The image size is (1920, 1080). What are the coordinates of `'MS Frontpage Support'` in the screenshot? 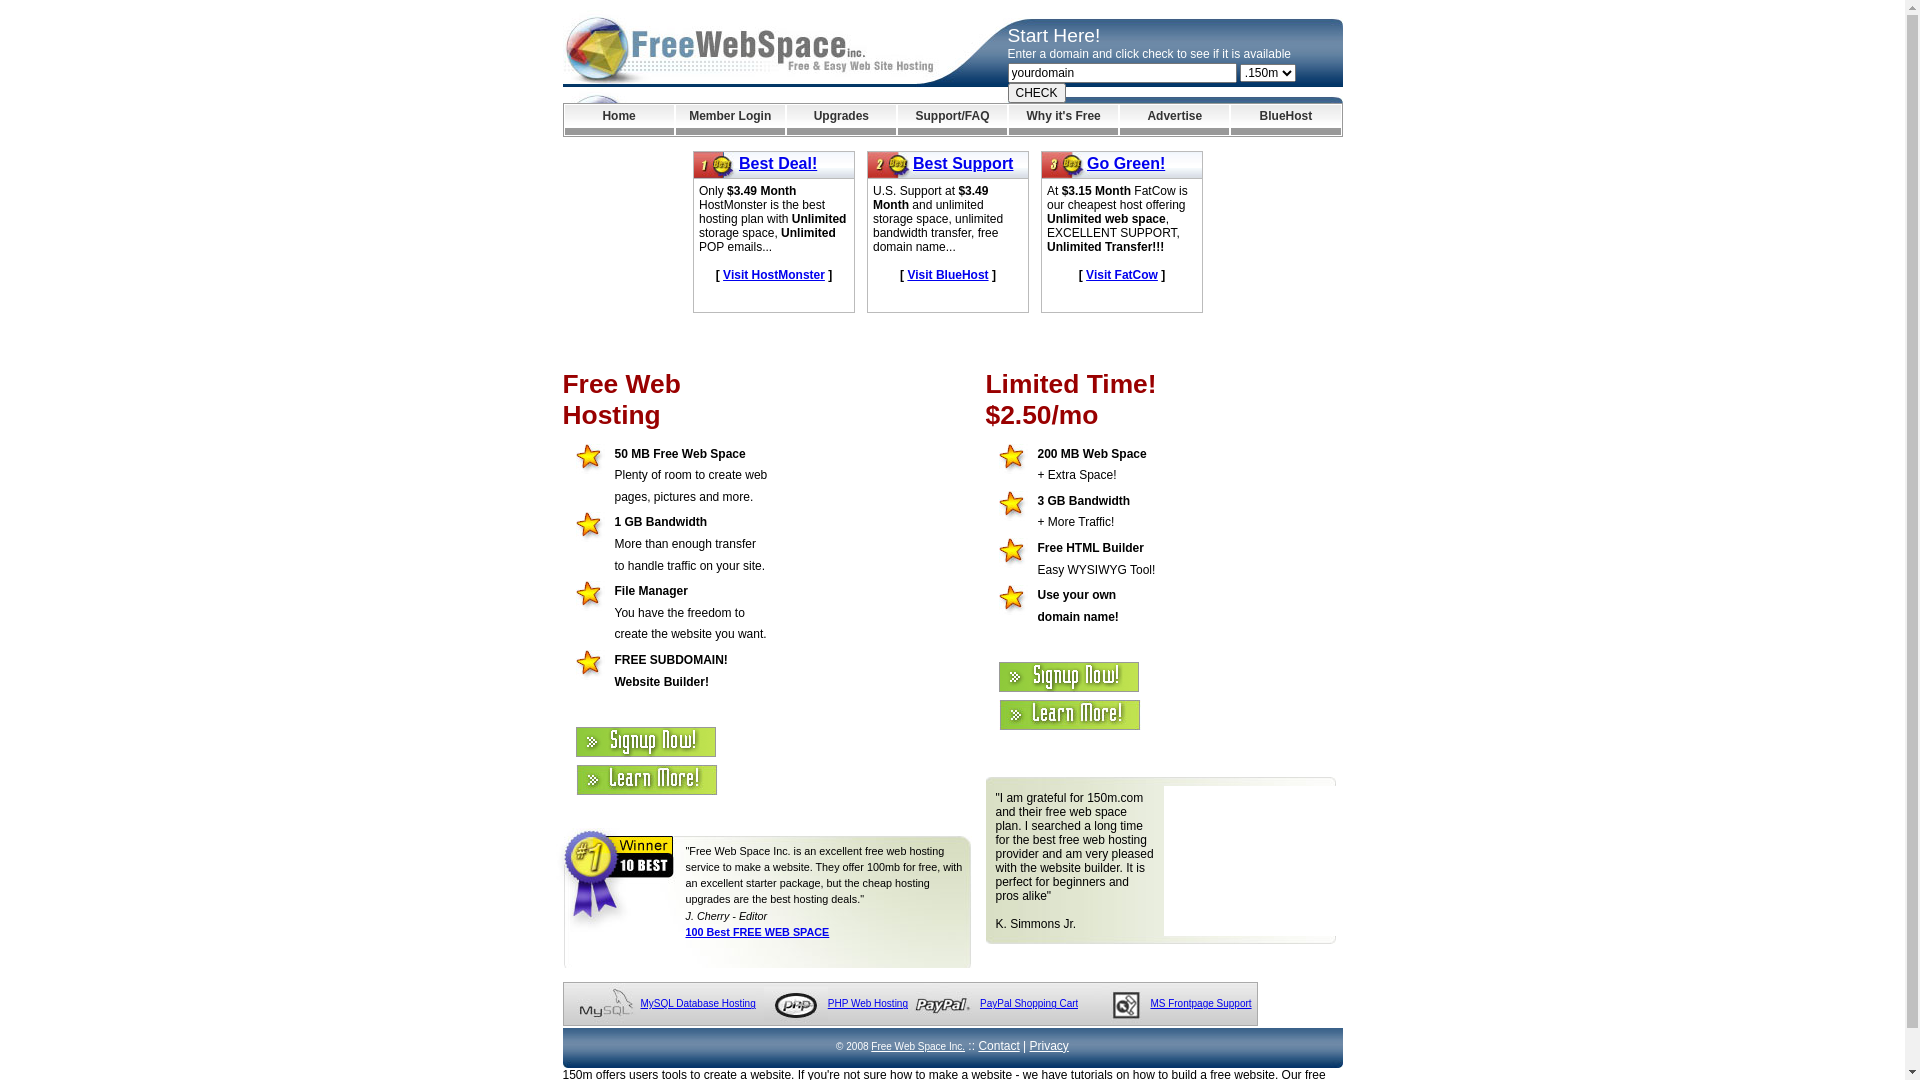 It's located at (1200, 1003).